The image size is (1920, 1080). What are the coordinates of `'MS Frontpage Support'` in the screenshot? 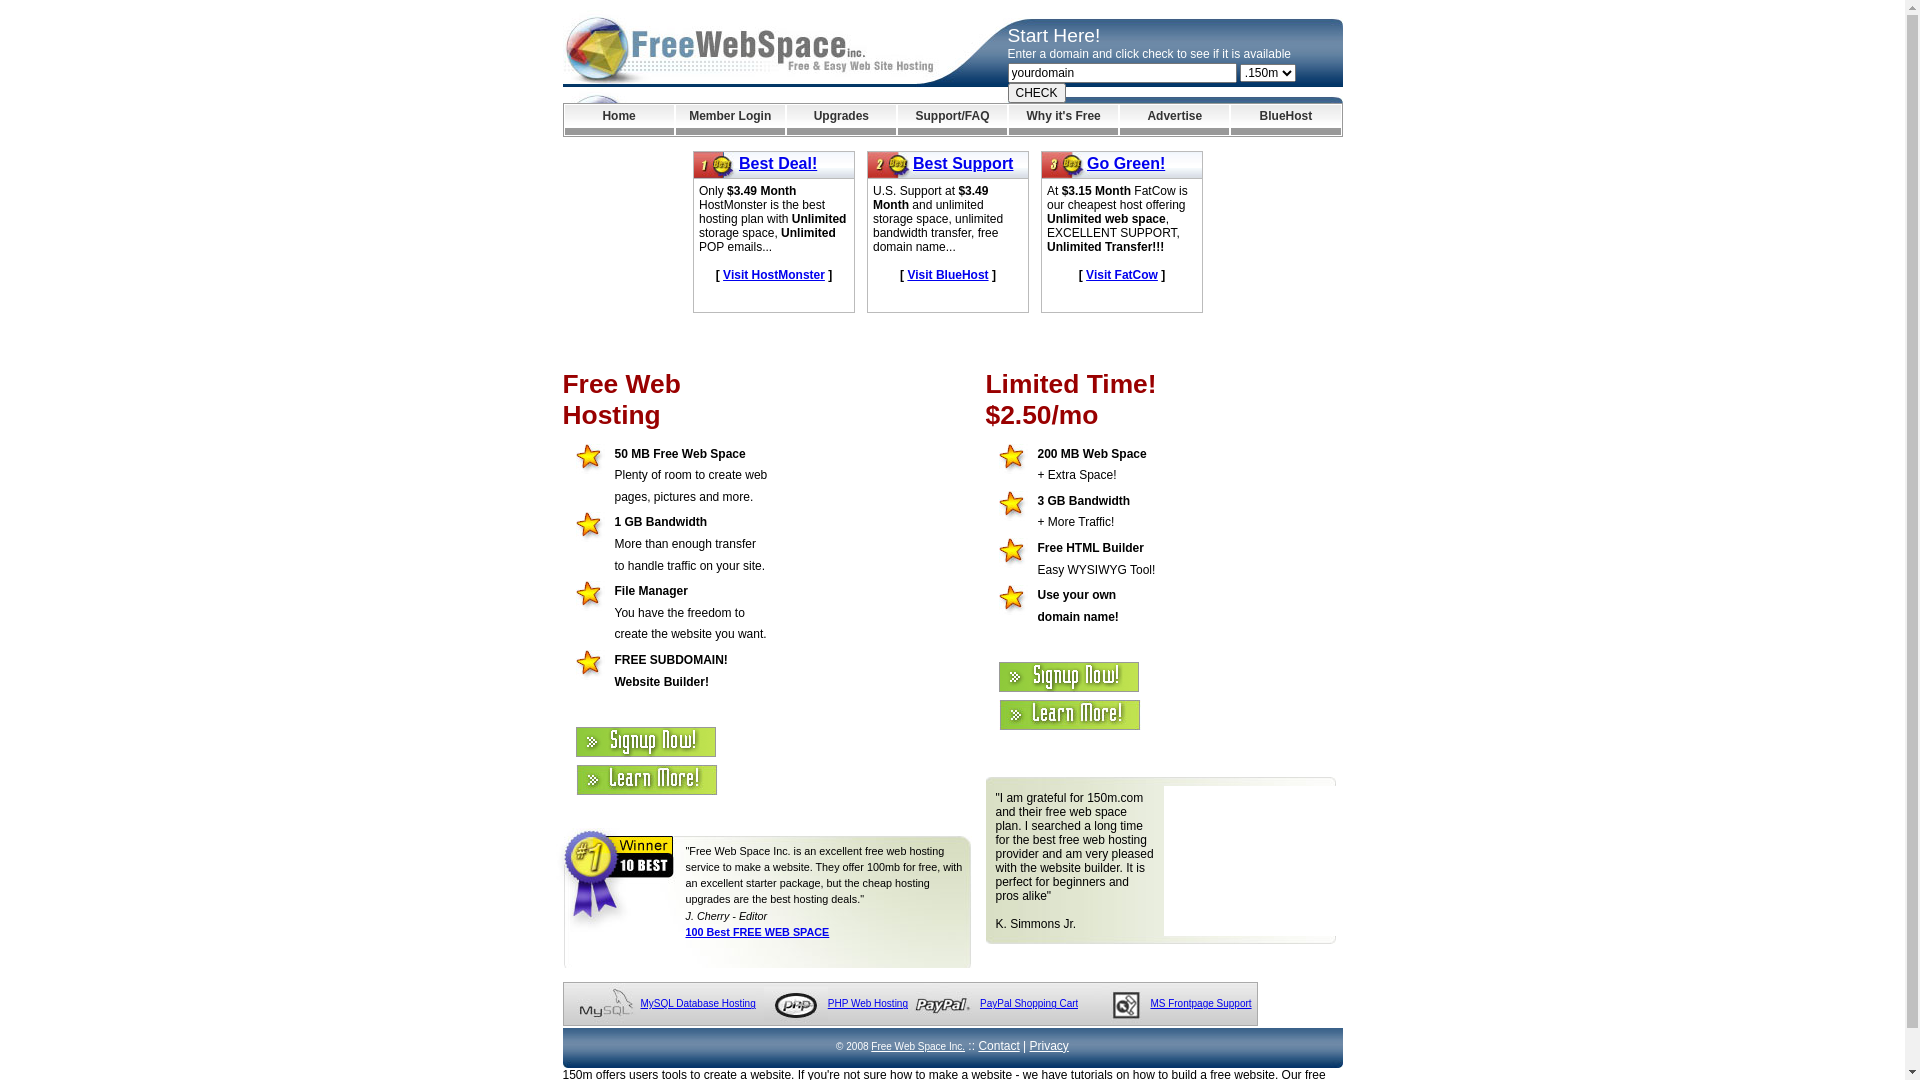 It's located at (1200, 1003).